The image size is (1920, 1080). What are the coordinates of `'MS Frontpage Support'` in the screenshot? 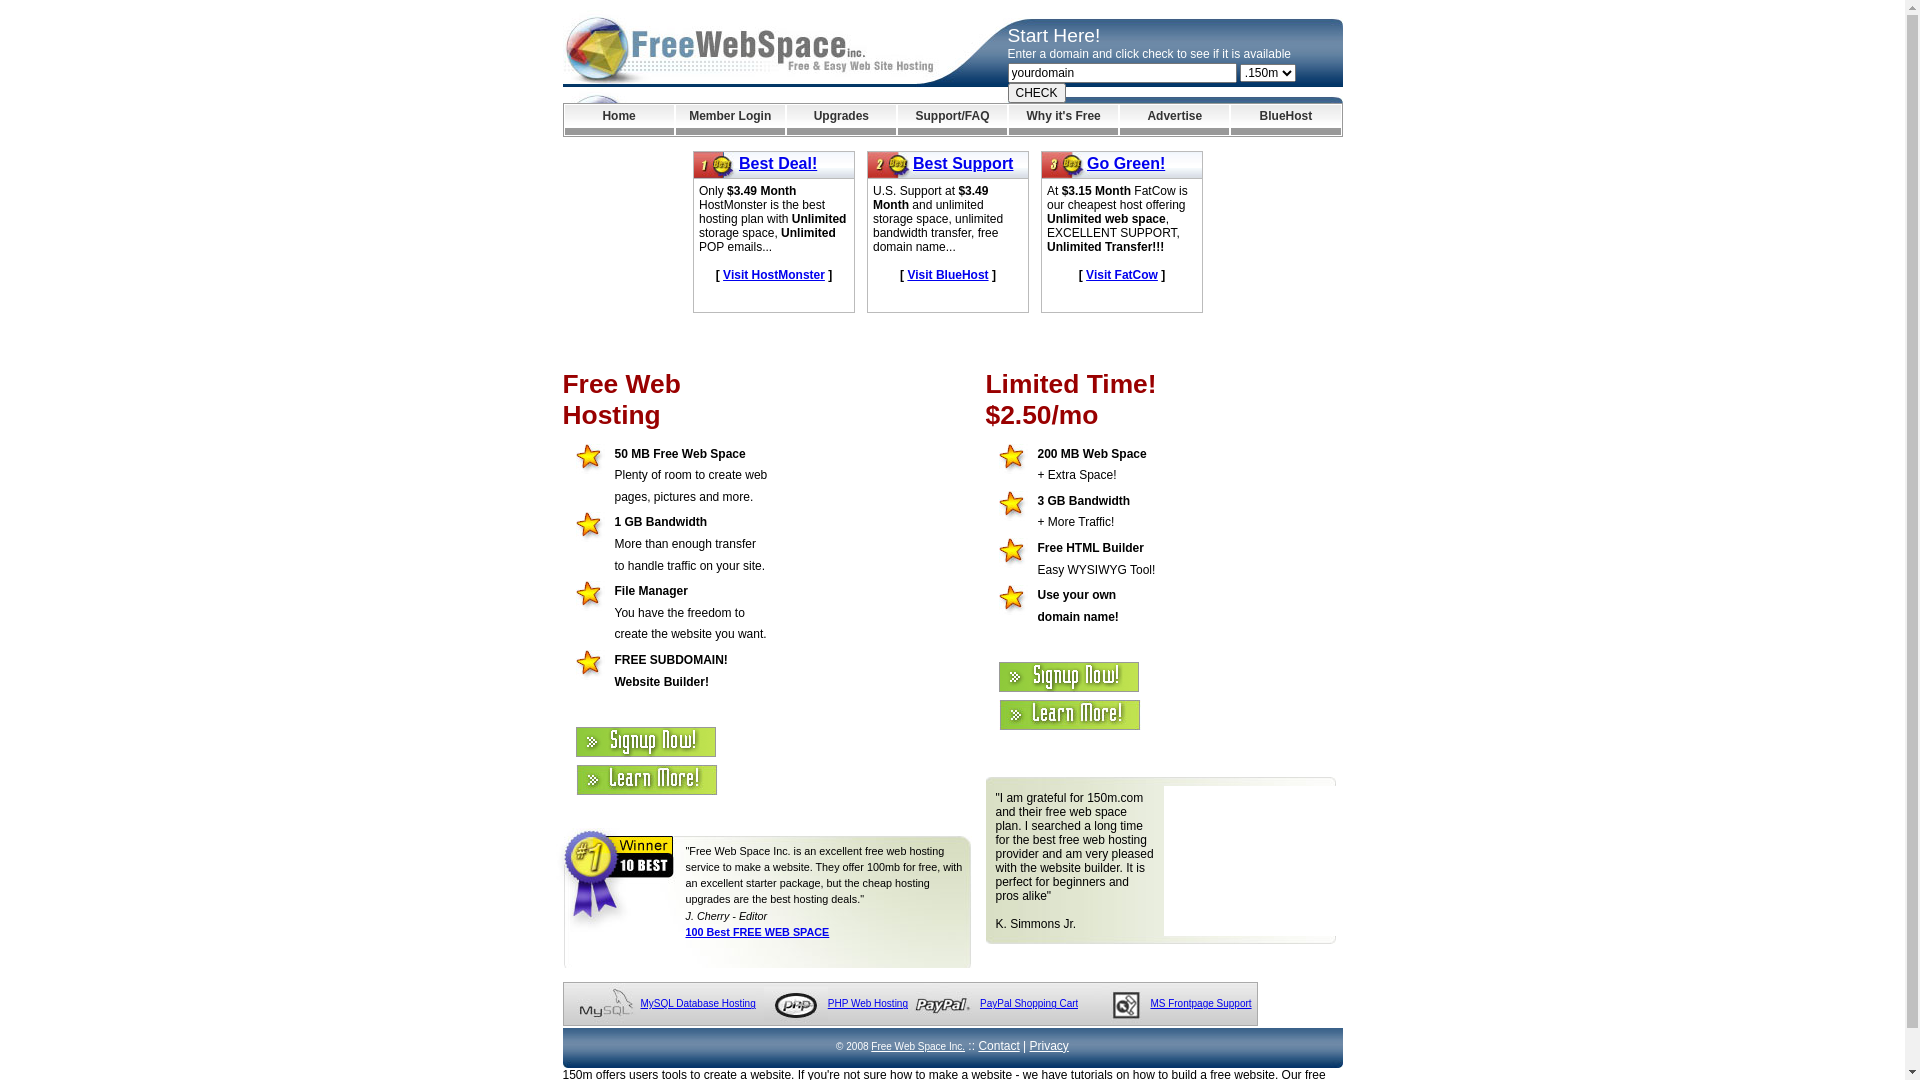 It's located at (1200, 1003).